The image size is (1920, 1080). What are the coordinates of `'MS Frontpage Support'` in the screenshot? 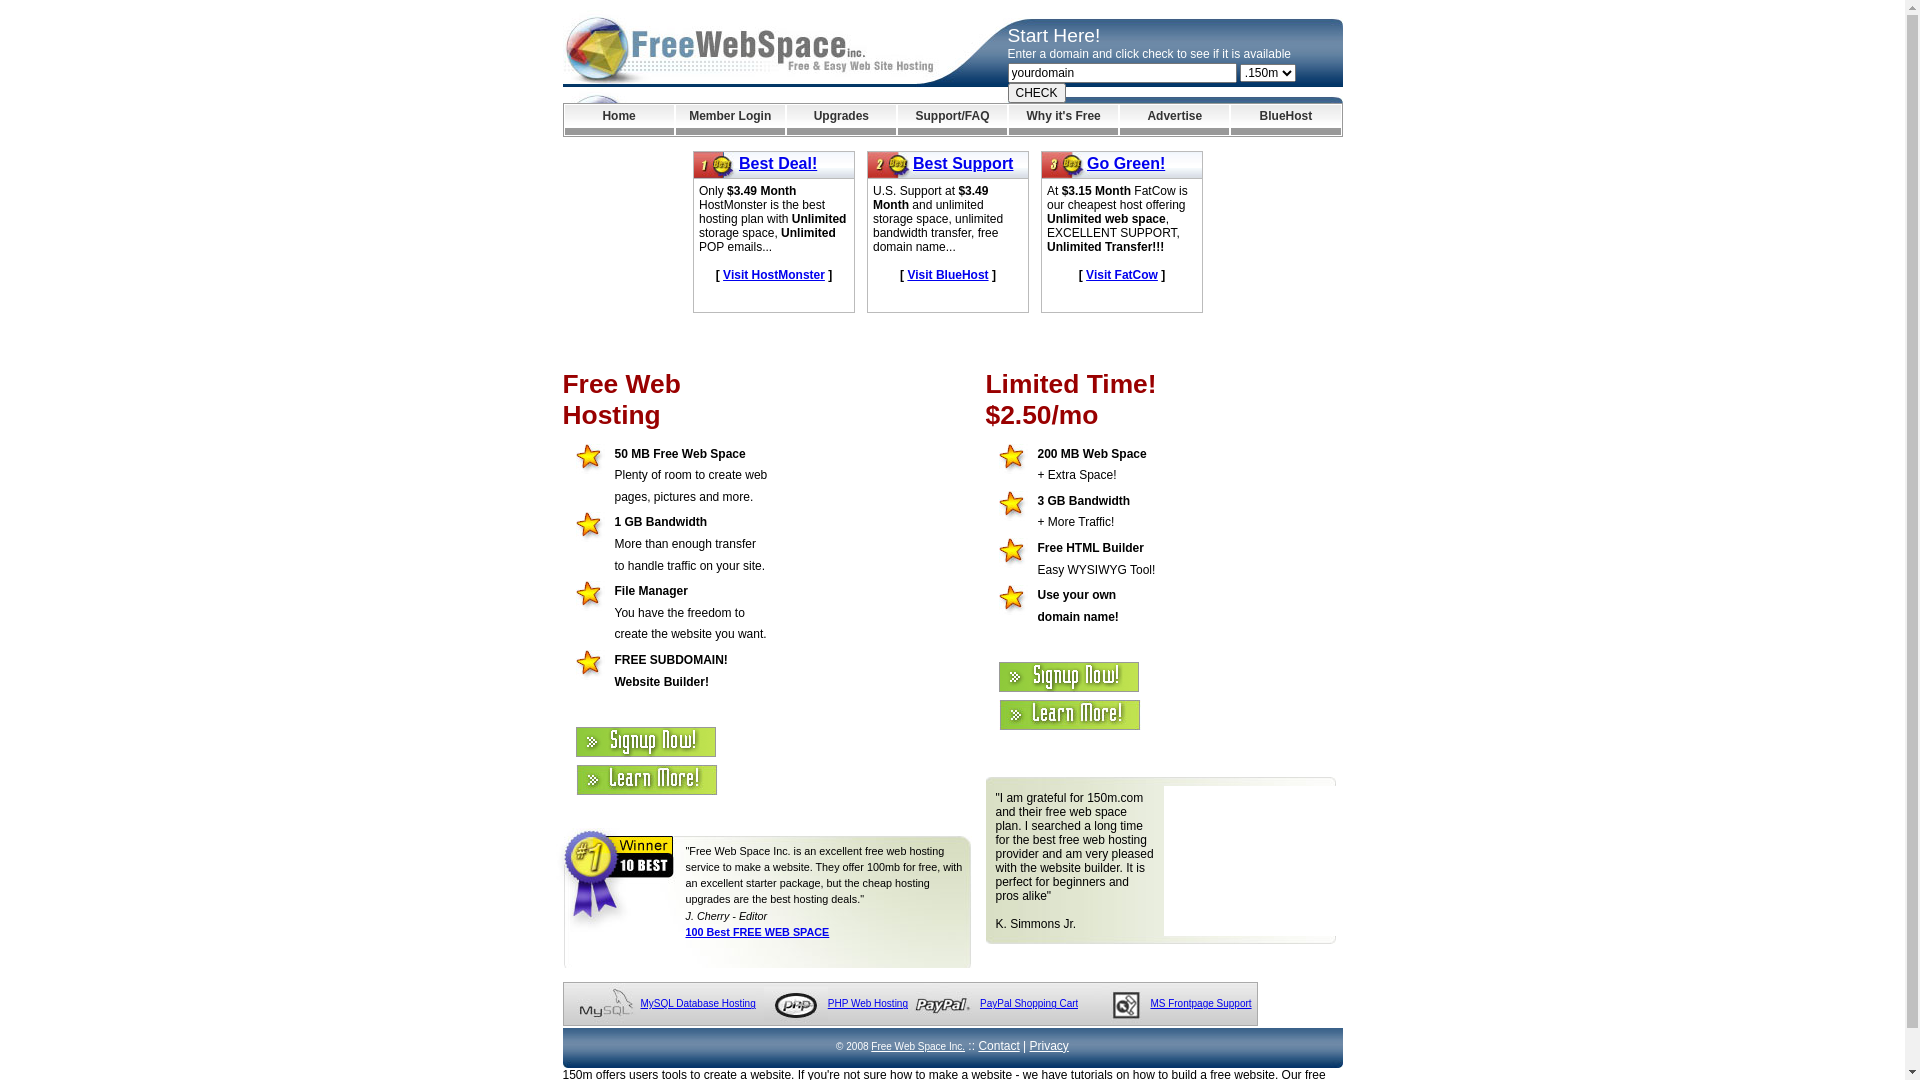 It's located at (1200, 1003).